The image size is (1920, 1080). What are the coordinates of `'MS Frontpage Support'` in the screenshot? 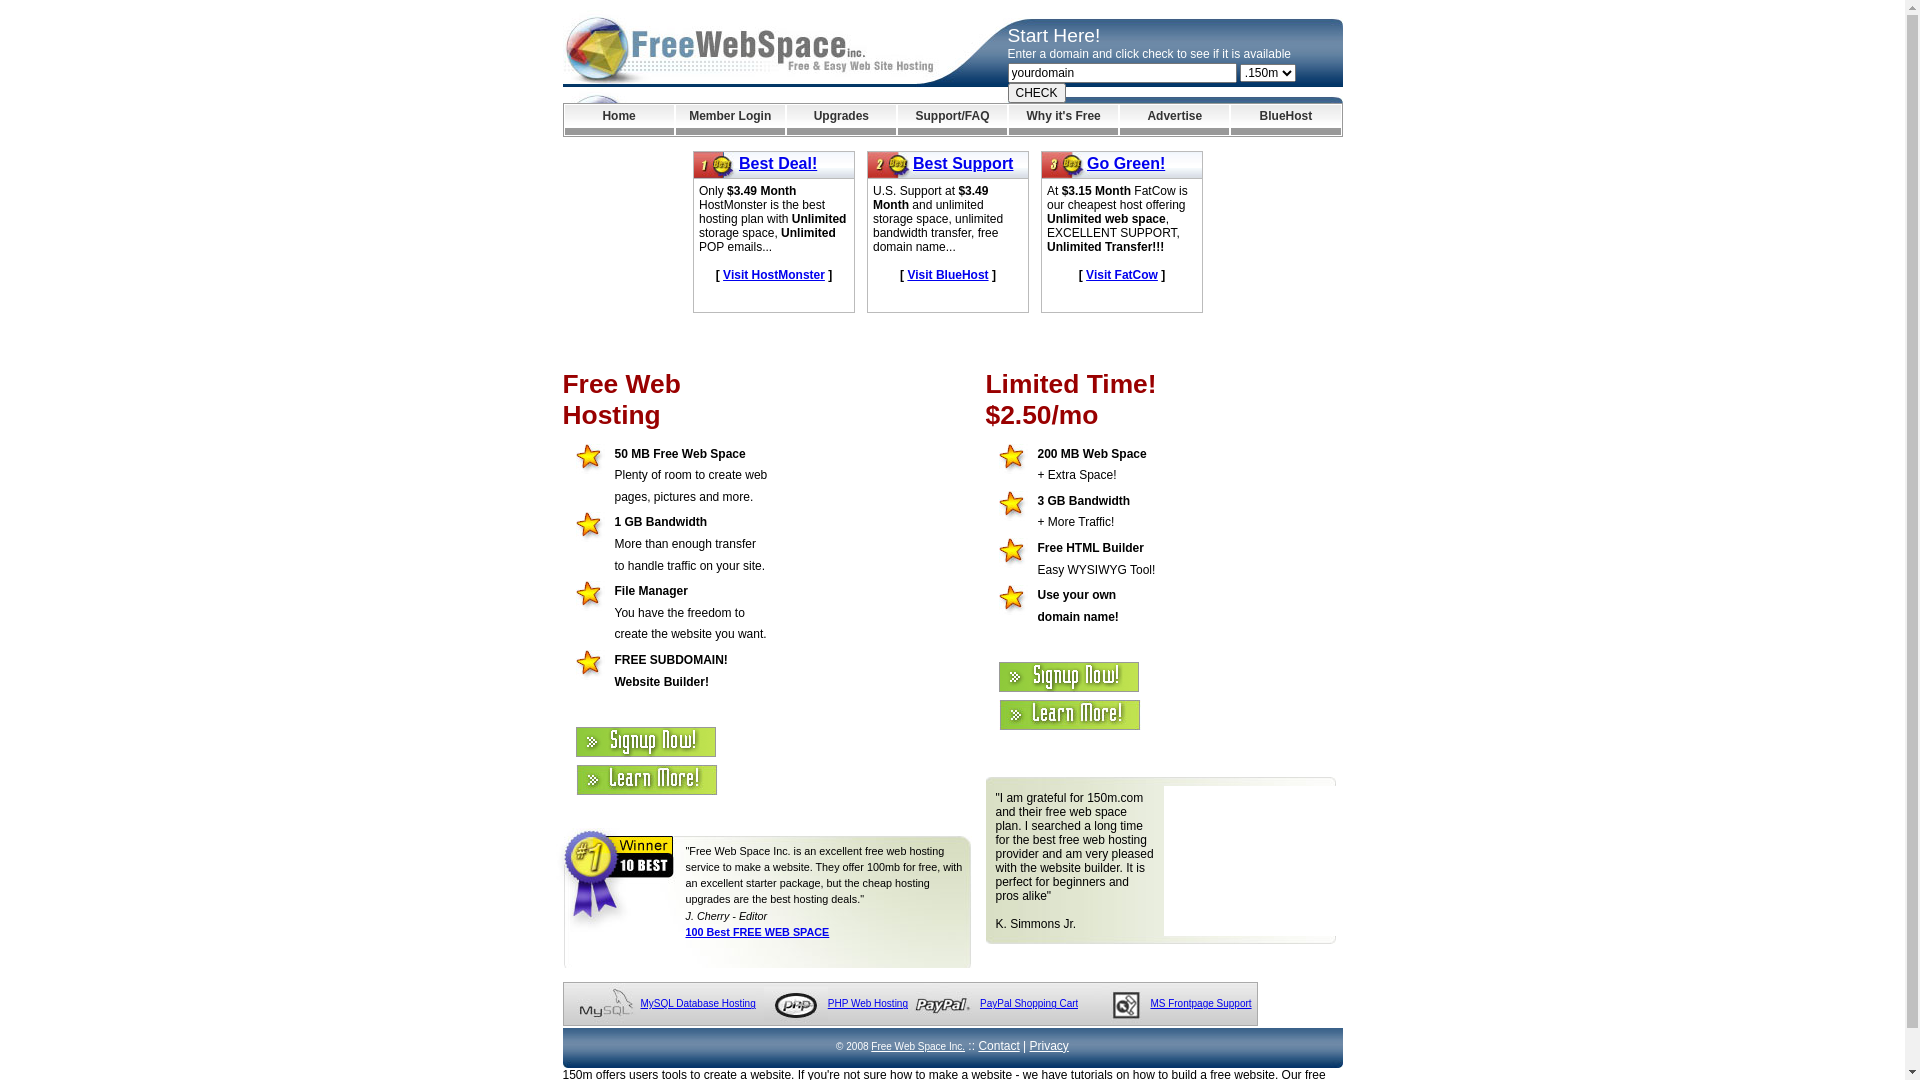 It's located at (1200, 1003).